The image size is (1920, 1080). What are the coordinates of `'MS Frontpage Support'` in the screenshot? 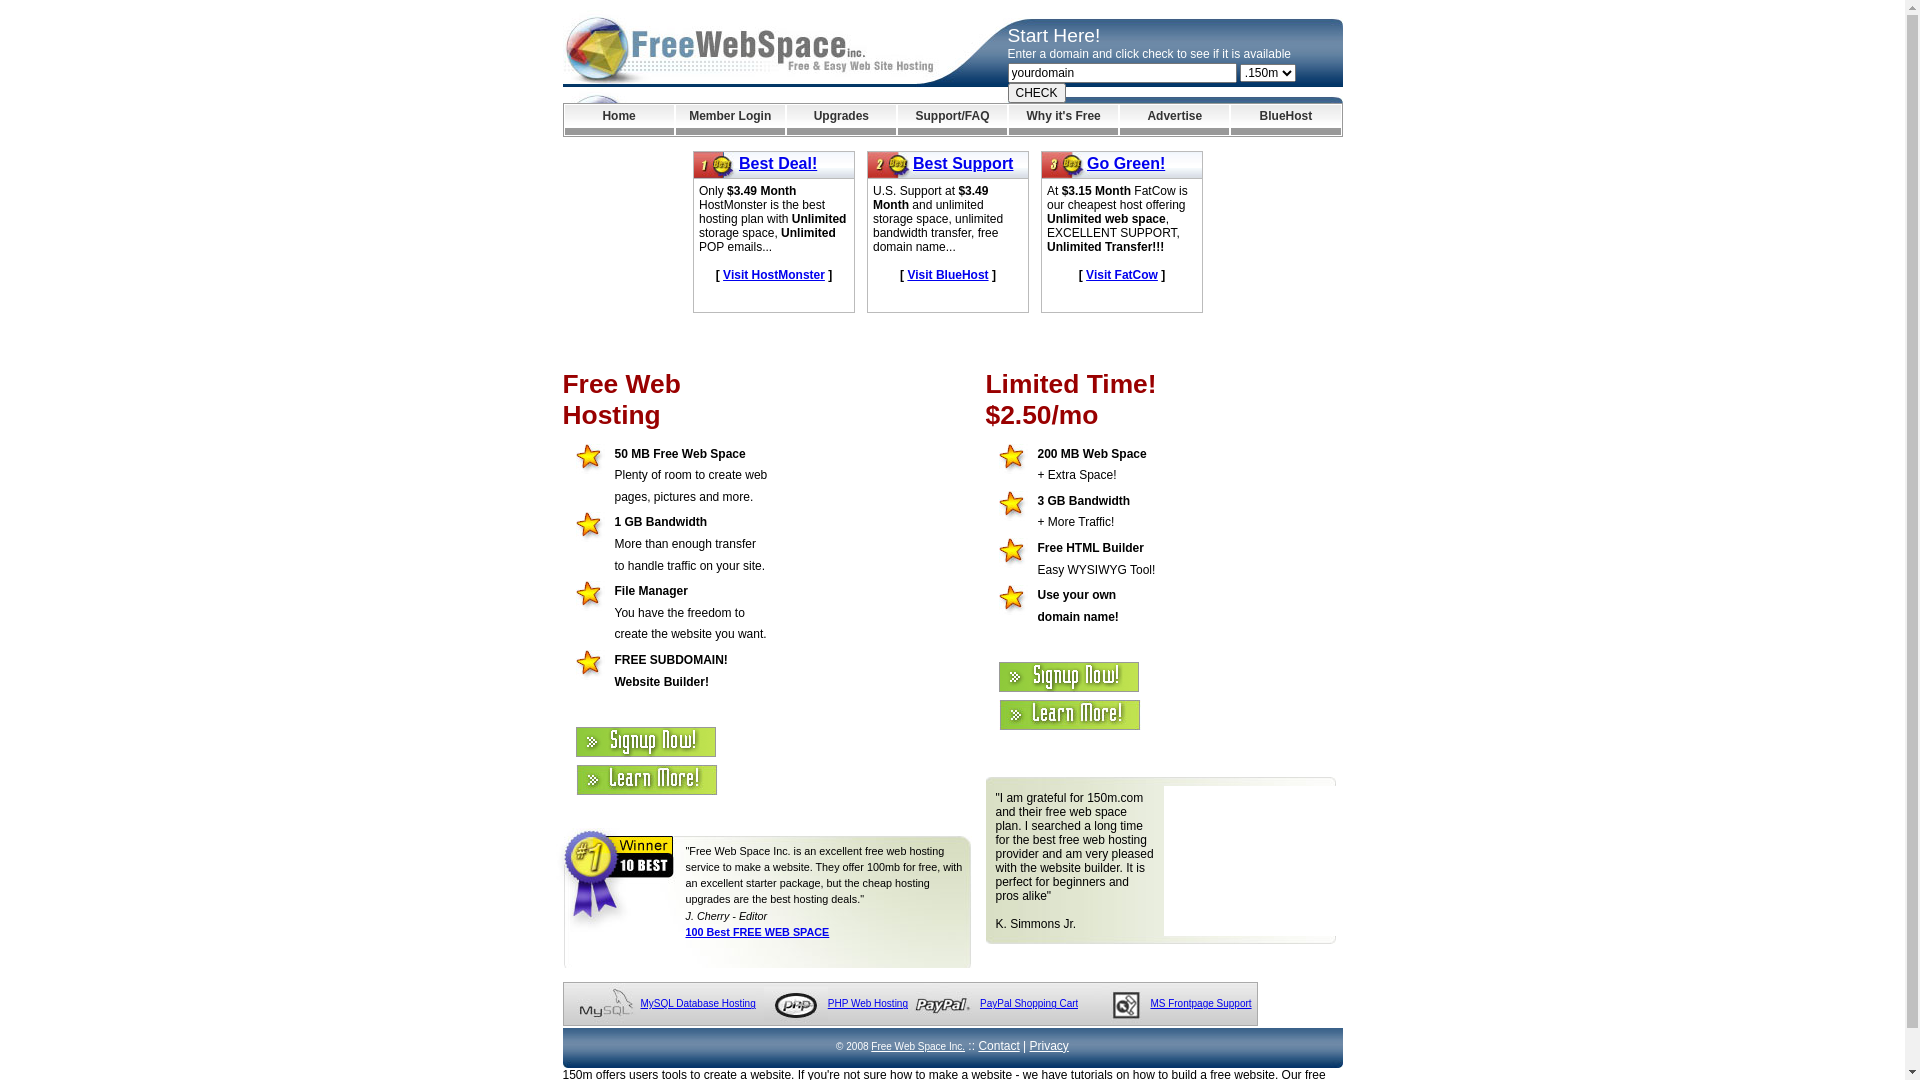 It's located at (1200, 1003).